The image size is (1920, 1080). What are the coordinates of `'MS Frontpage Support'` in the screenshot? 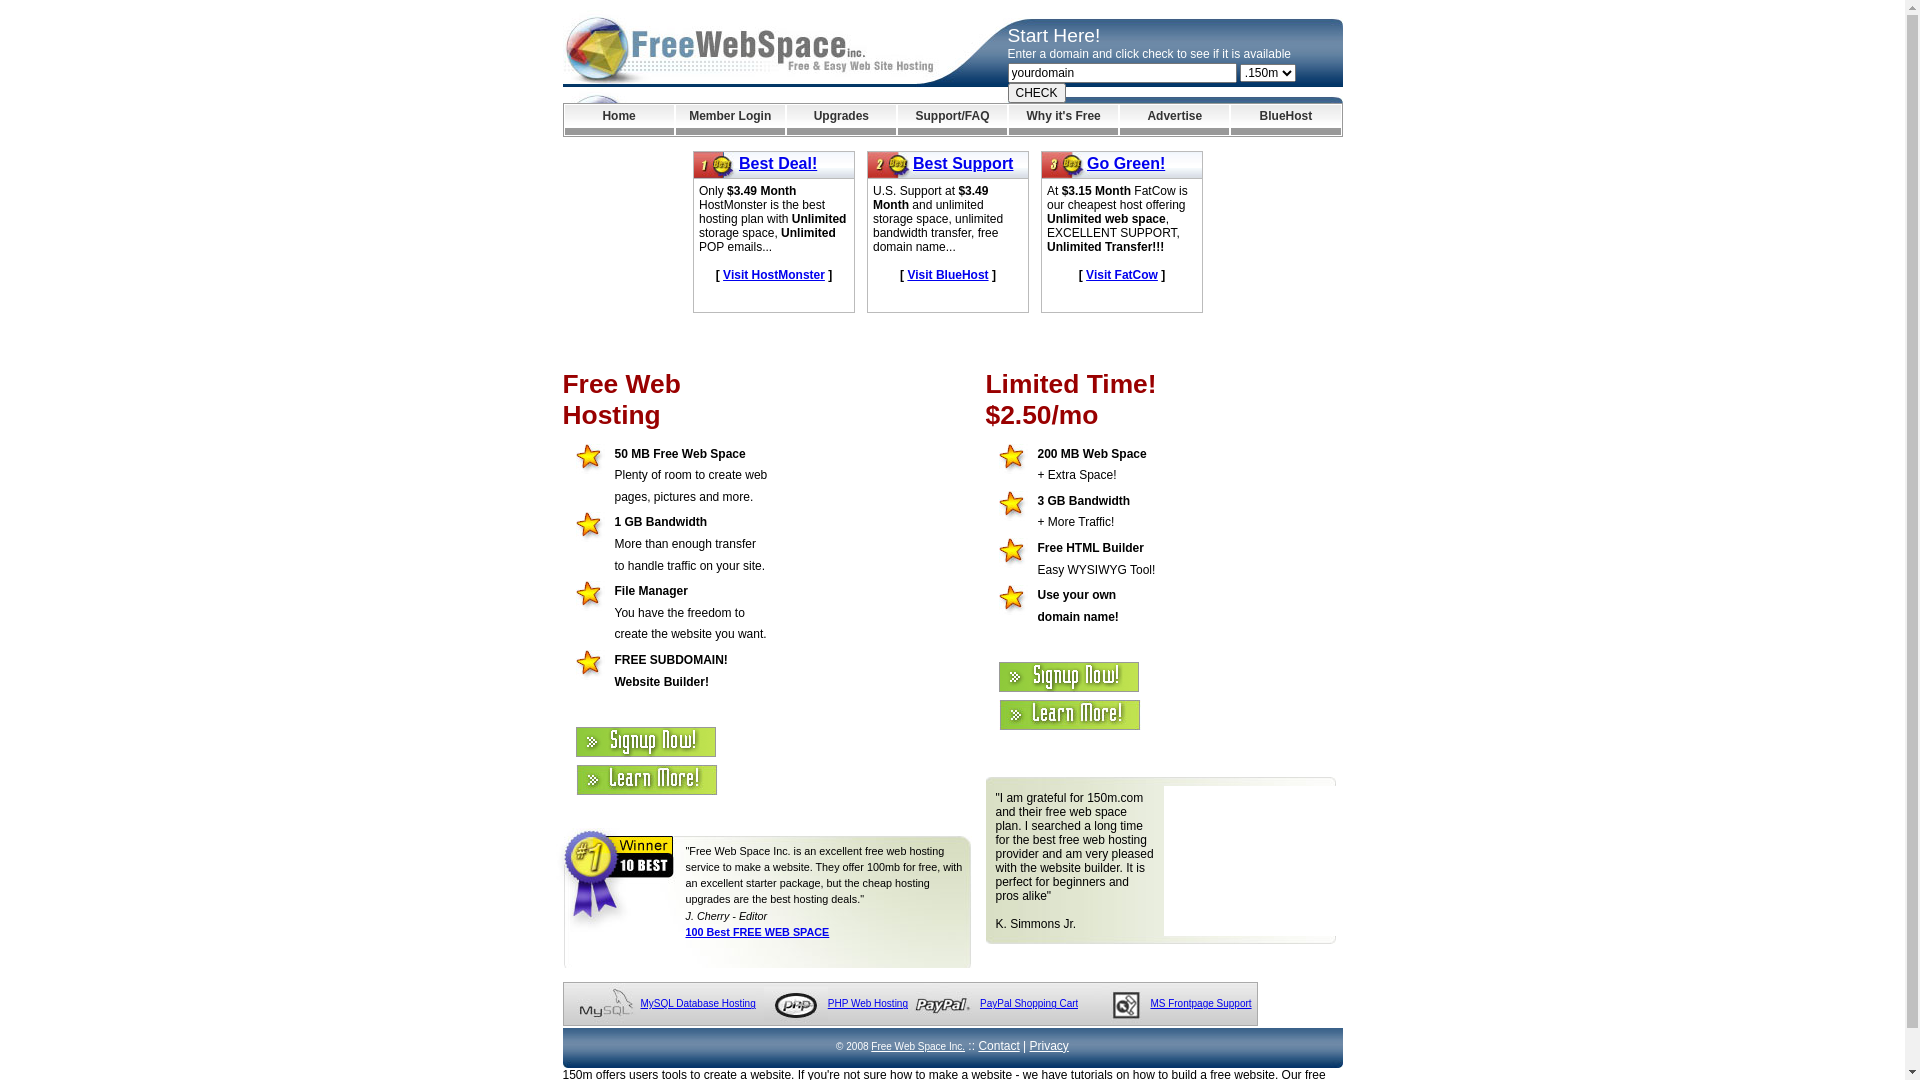 It's located at (1200, 1003).